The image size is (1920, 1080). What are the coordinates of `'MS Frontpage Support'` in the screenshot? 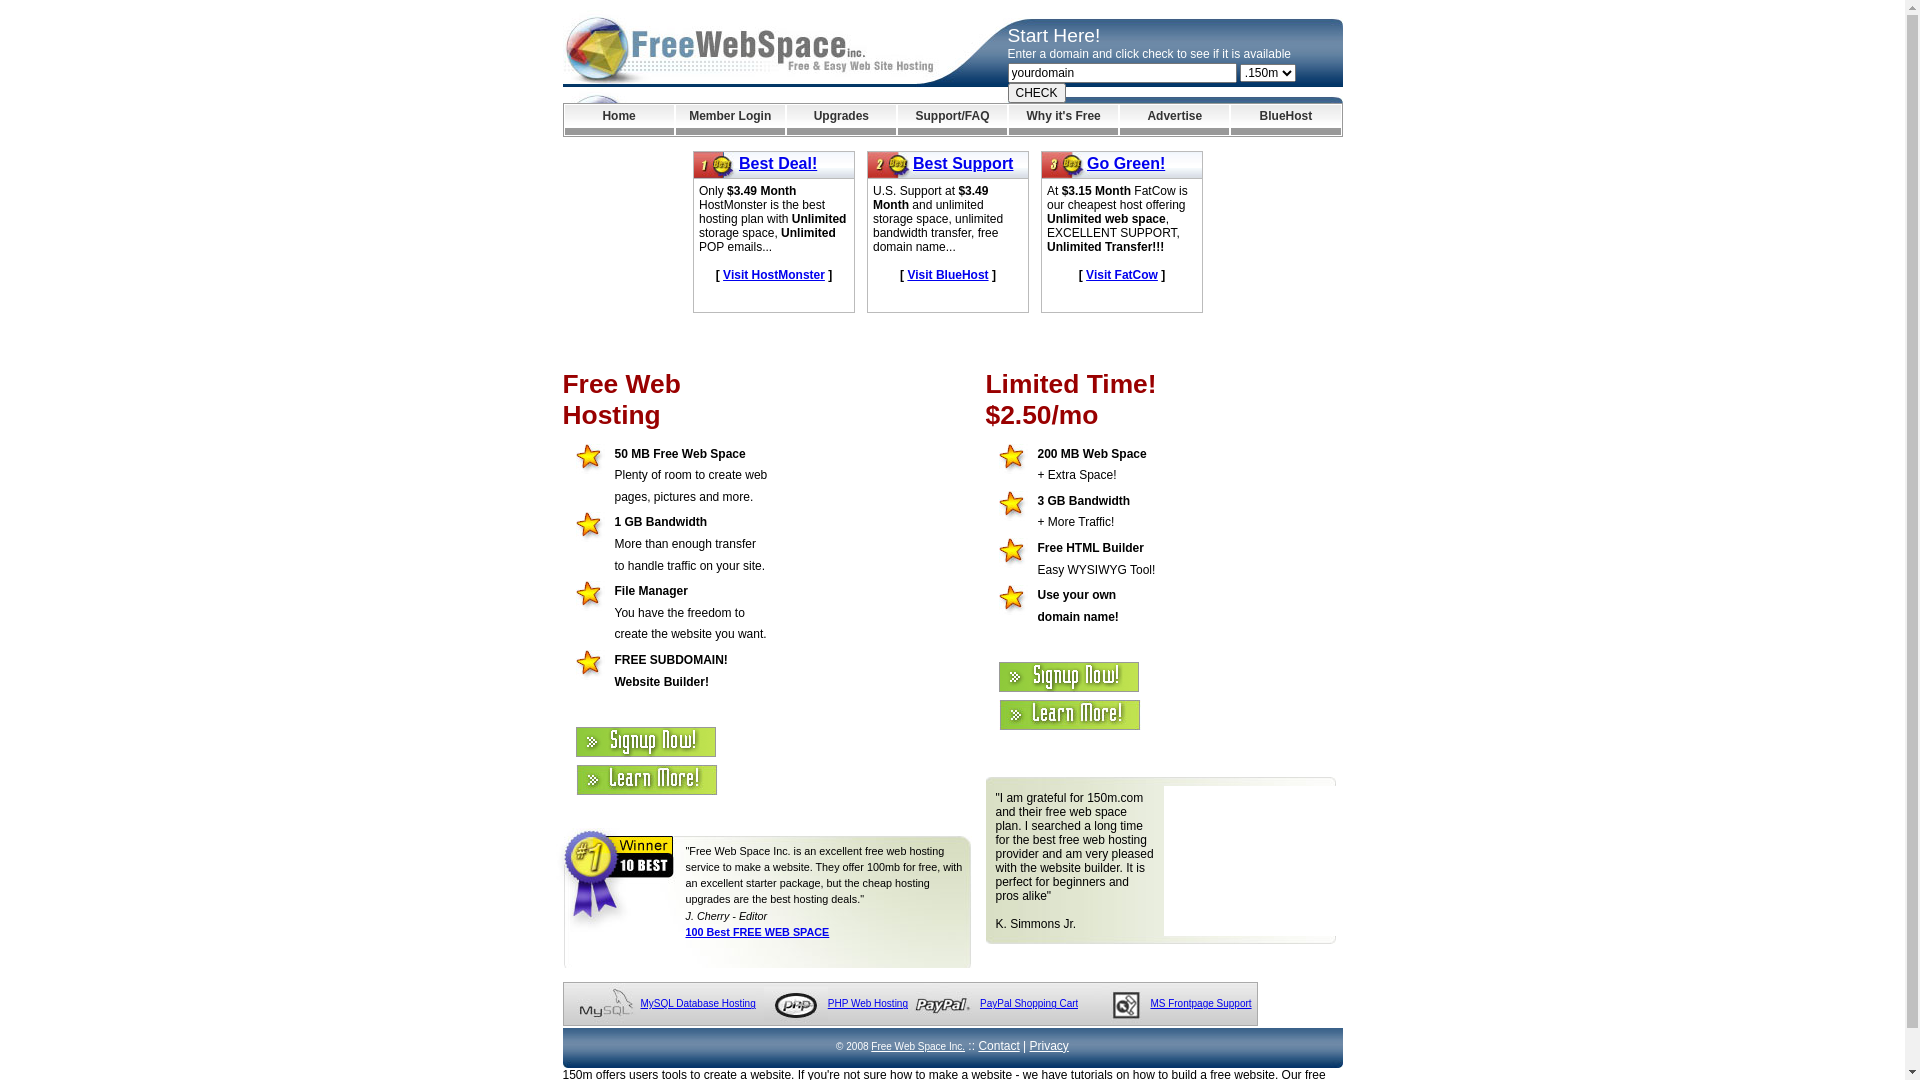 It's located at (1200, 1003).